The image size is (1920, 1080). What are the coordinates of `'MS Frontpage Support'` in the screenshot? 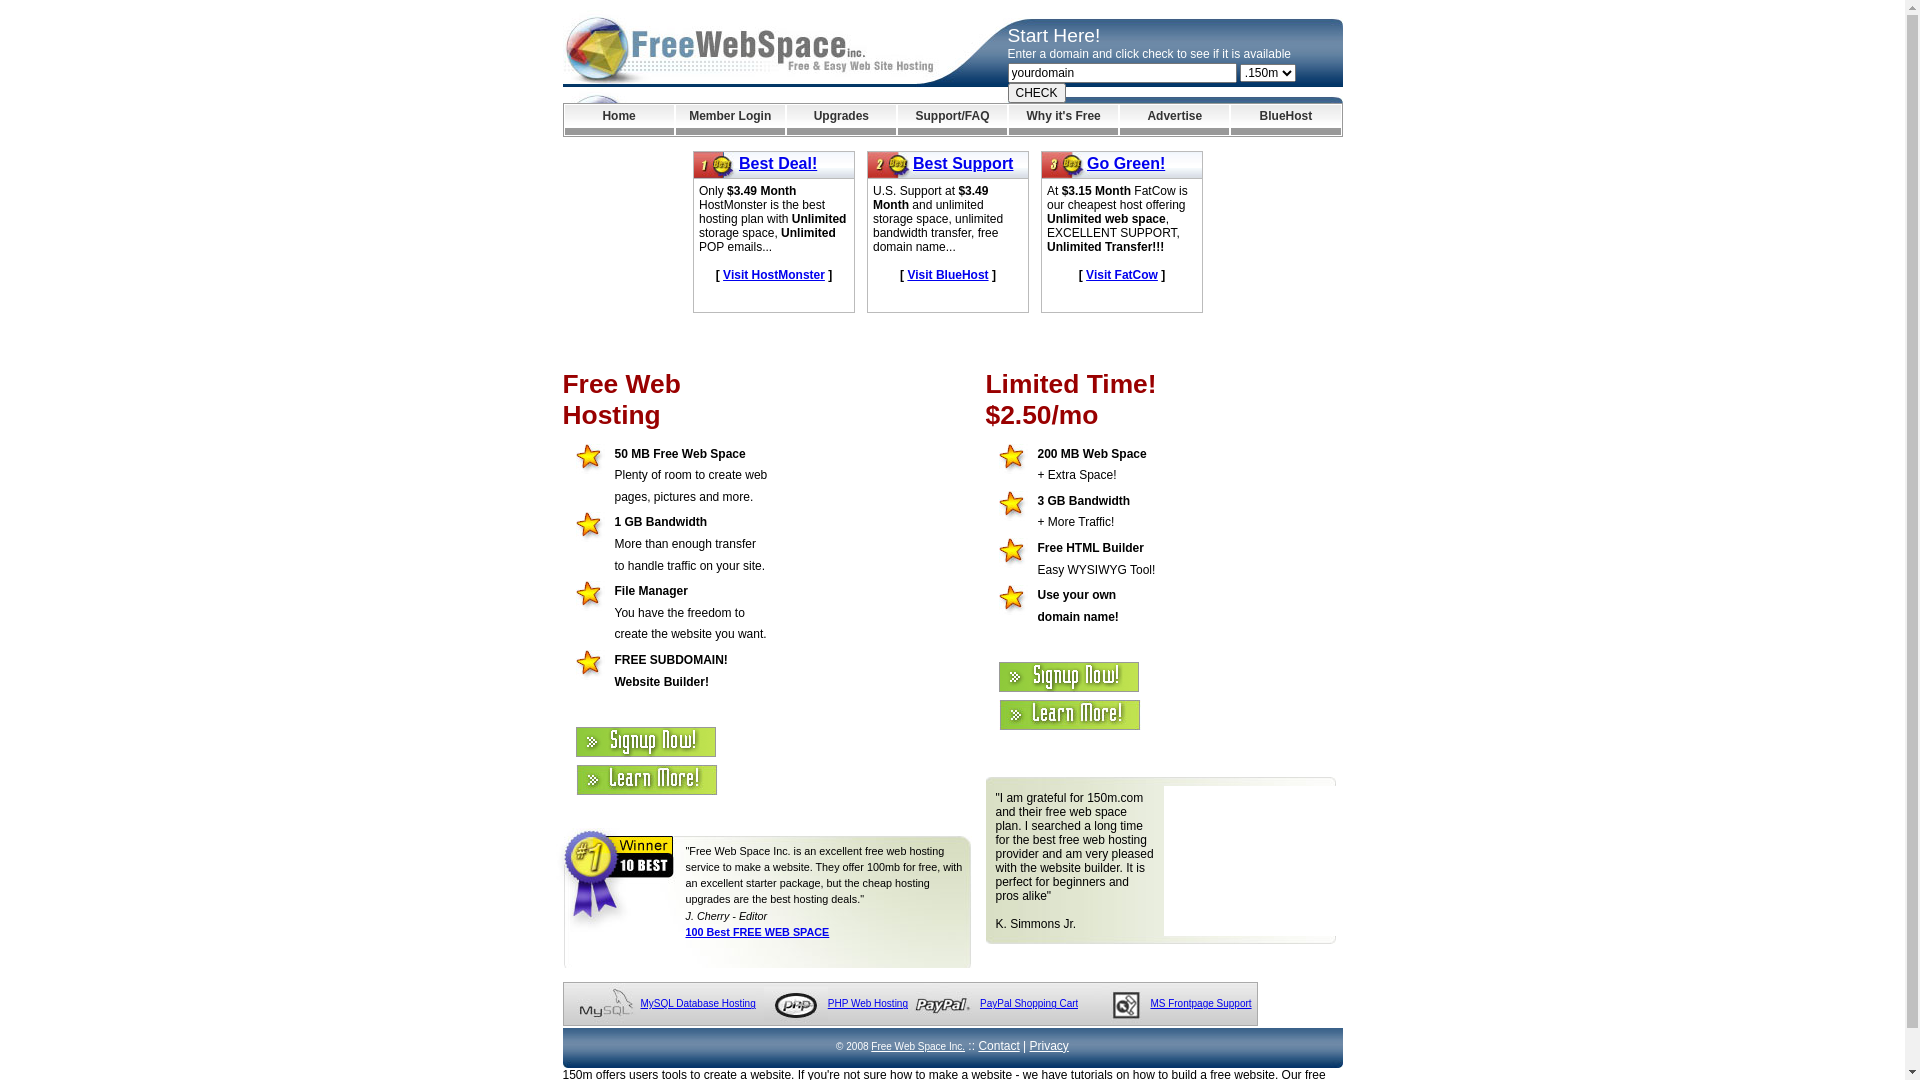 It's located at (1200, 1003).